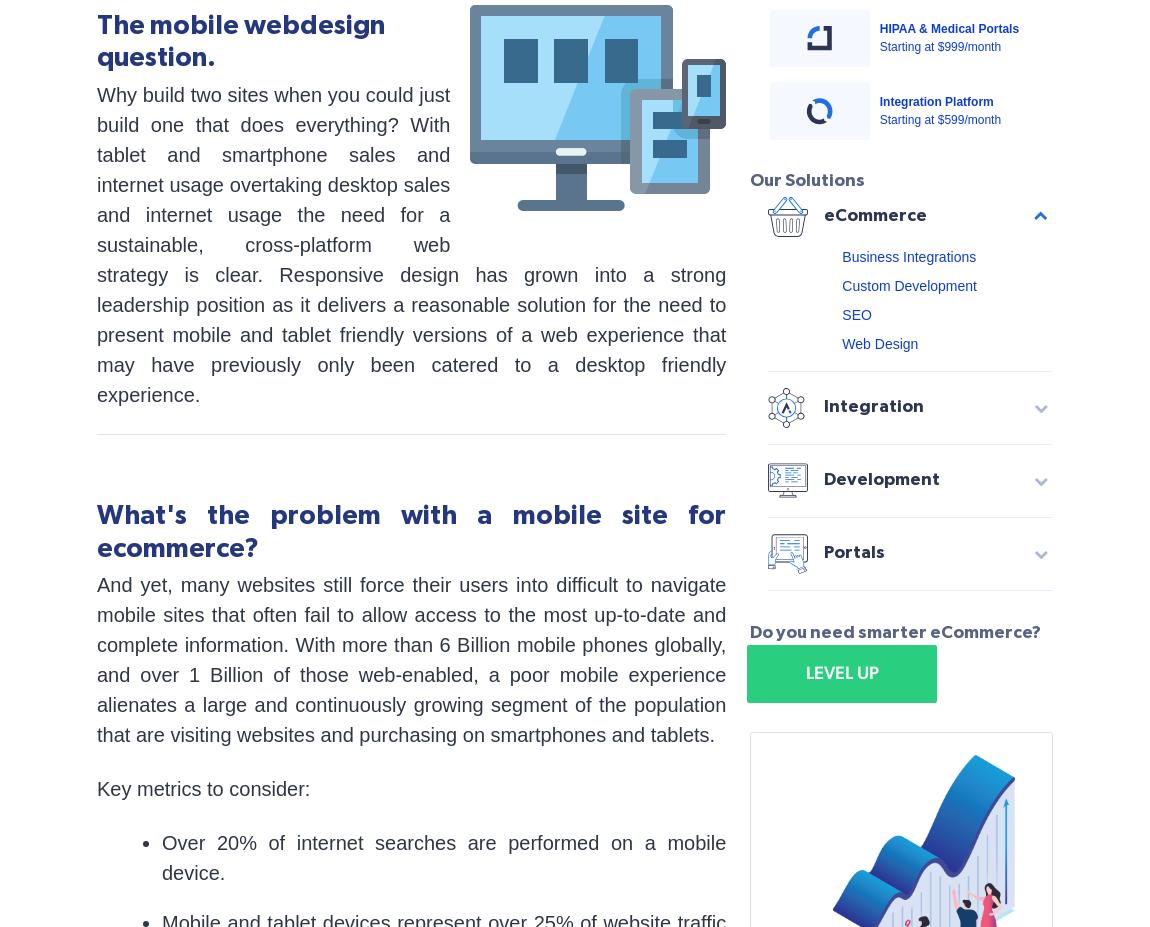 This screenshot has width=1150, height=927. I want to click on 'Over 20% of internet searches are performed on a mobile device.', so click(161, 857).